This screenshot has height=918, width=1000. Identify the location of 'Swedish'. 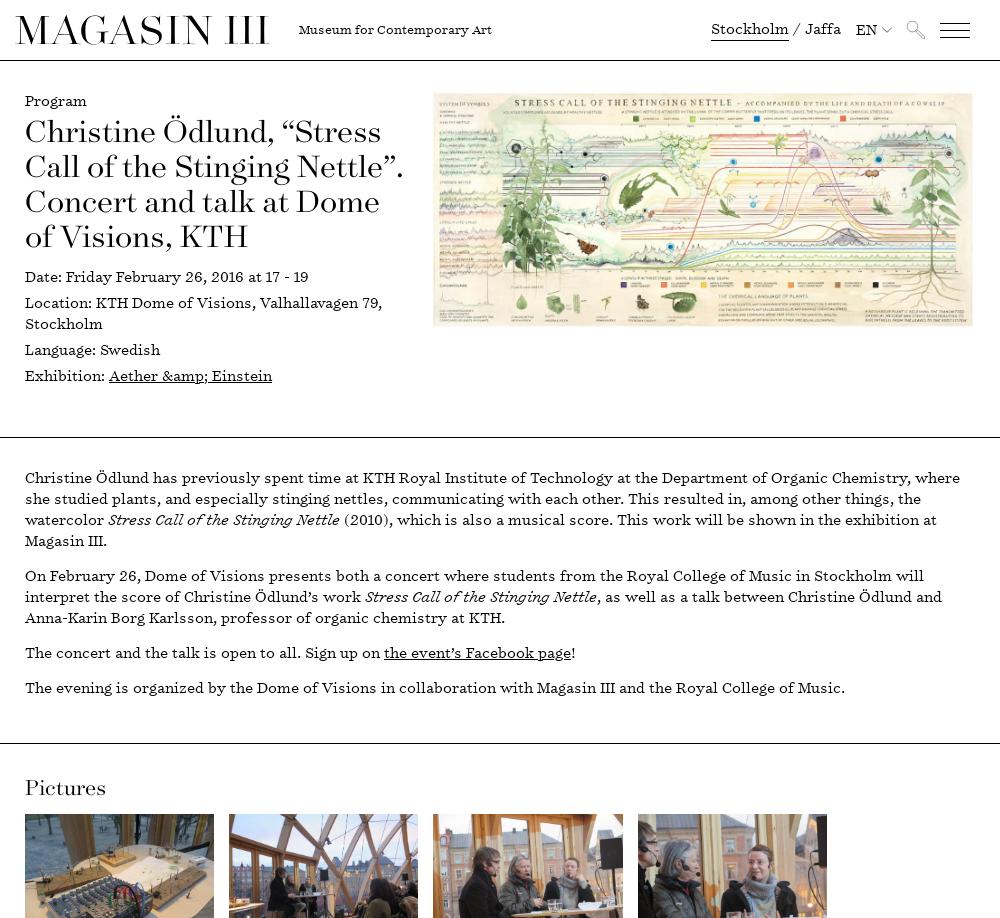
(128, 350).